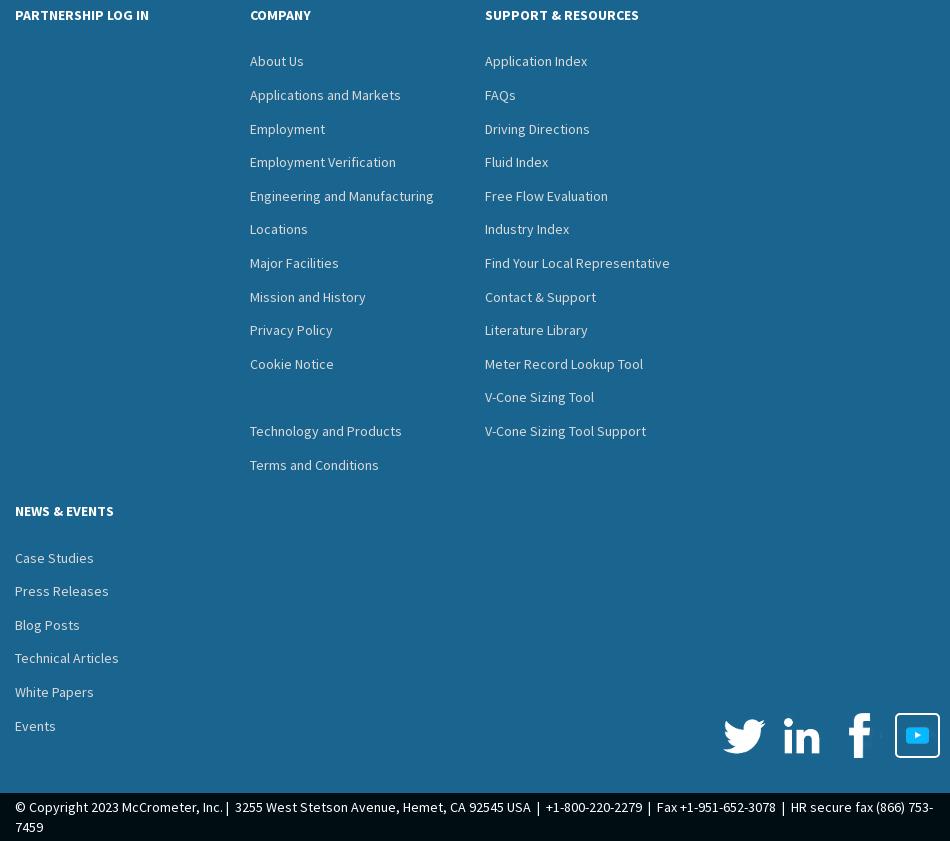  I want to click on 'Literature Library', so click(536, 329).